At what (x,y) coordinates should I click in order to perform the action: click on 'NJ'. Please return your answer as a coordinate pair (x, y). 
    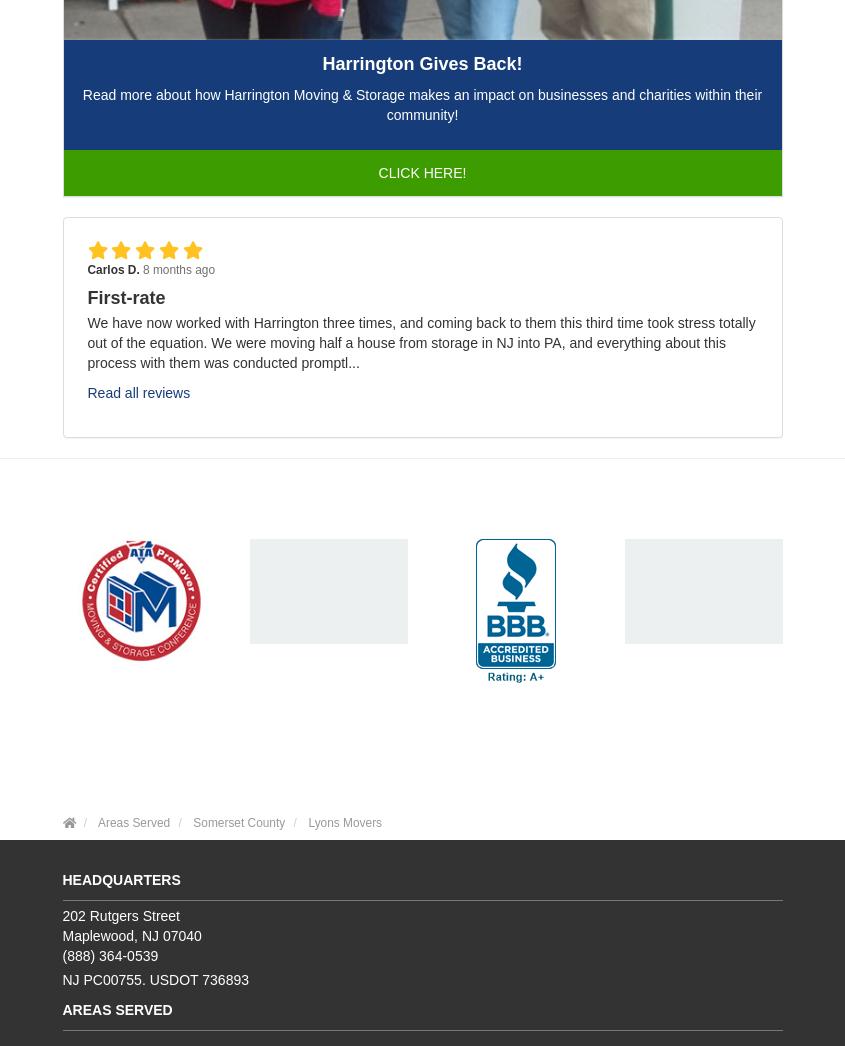
    Looking at the image, I should click on (149, 935).